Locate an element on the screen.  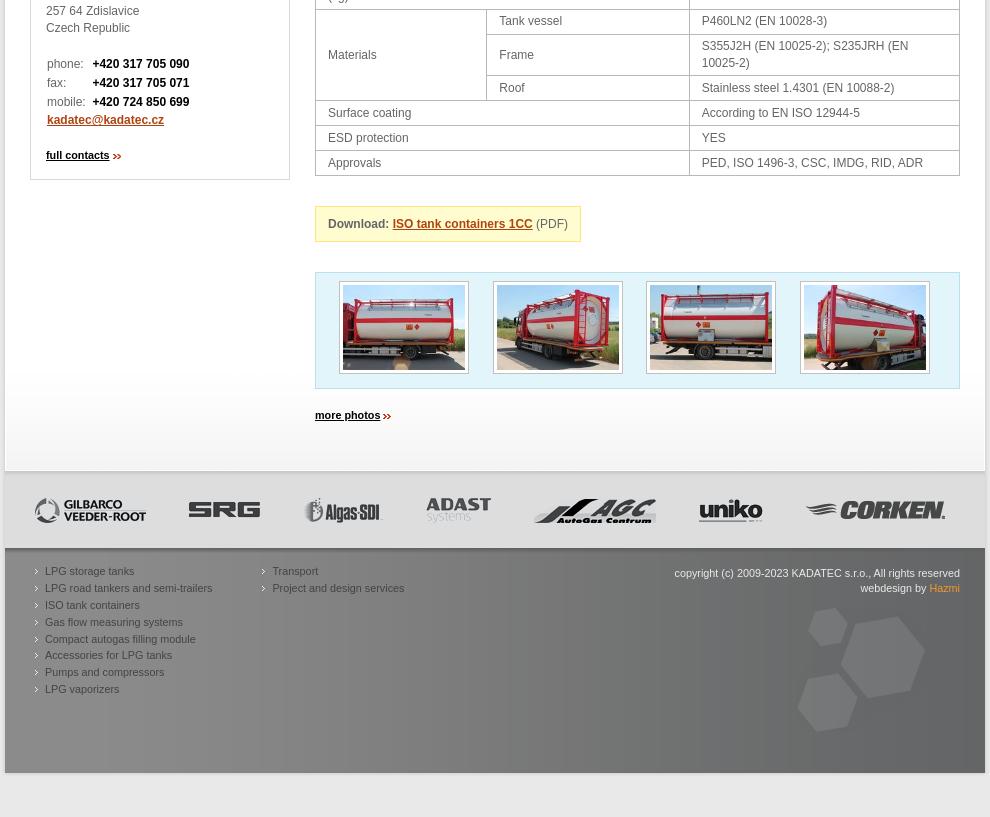
'LPG road tankers and semi-trailers' is located at coordinates (127, 587).